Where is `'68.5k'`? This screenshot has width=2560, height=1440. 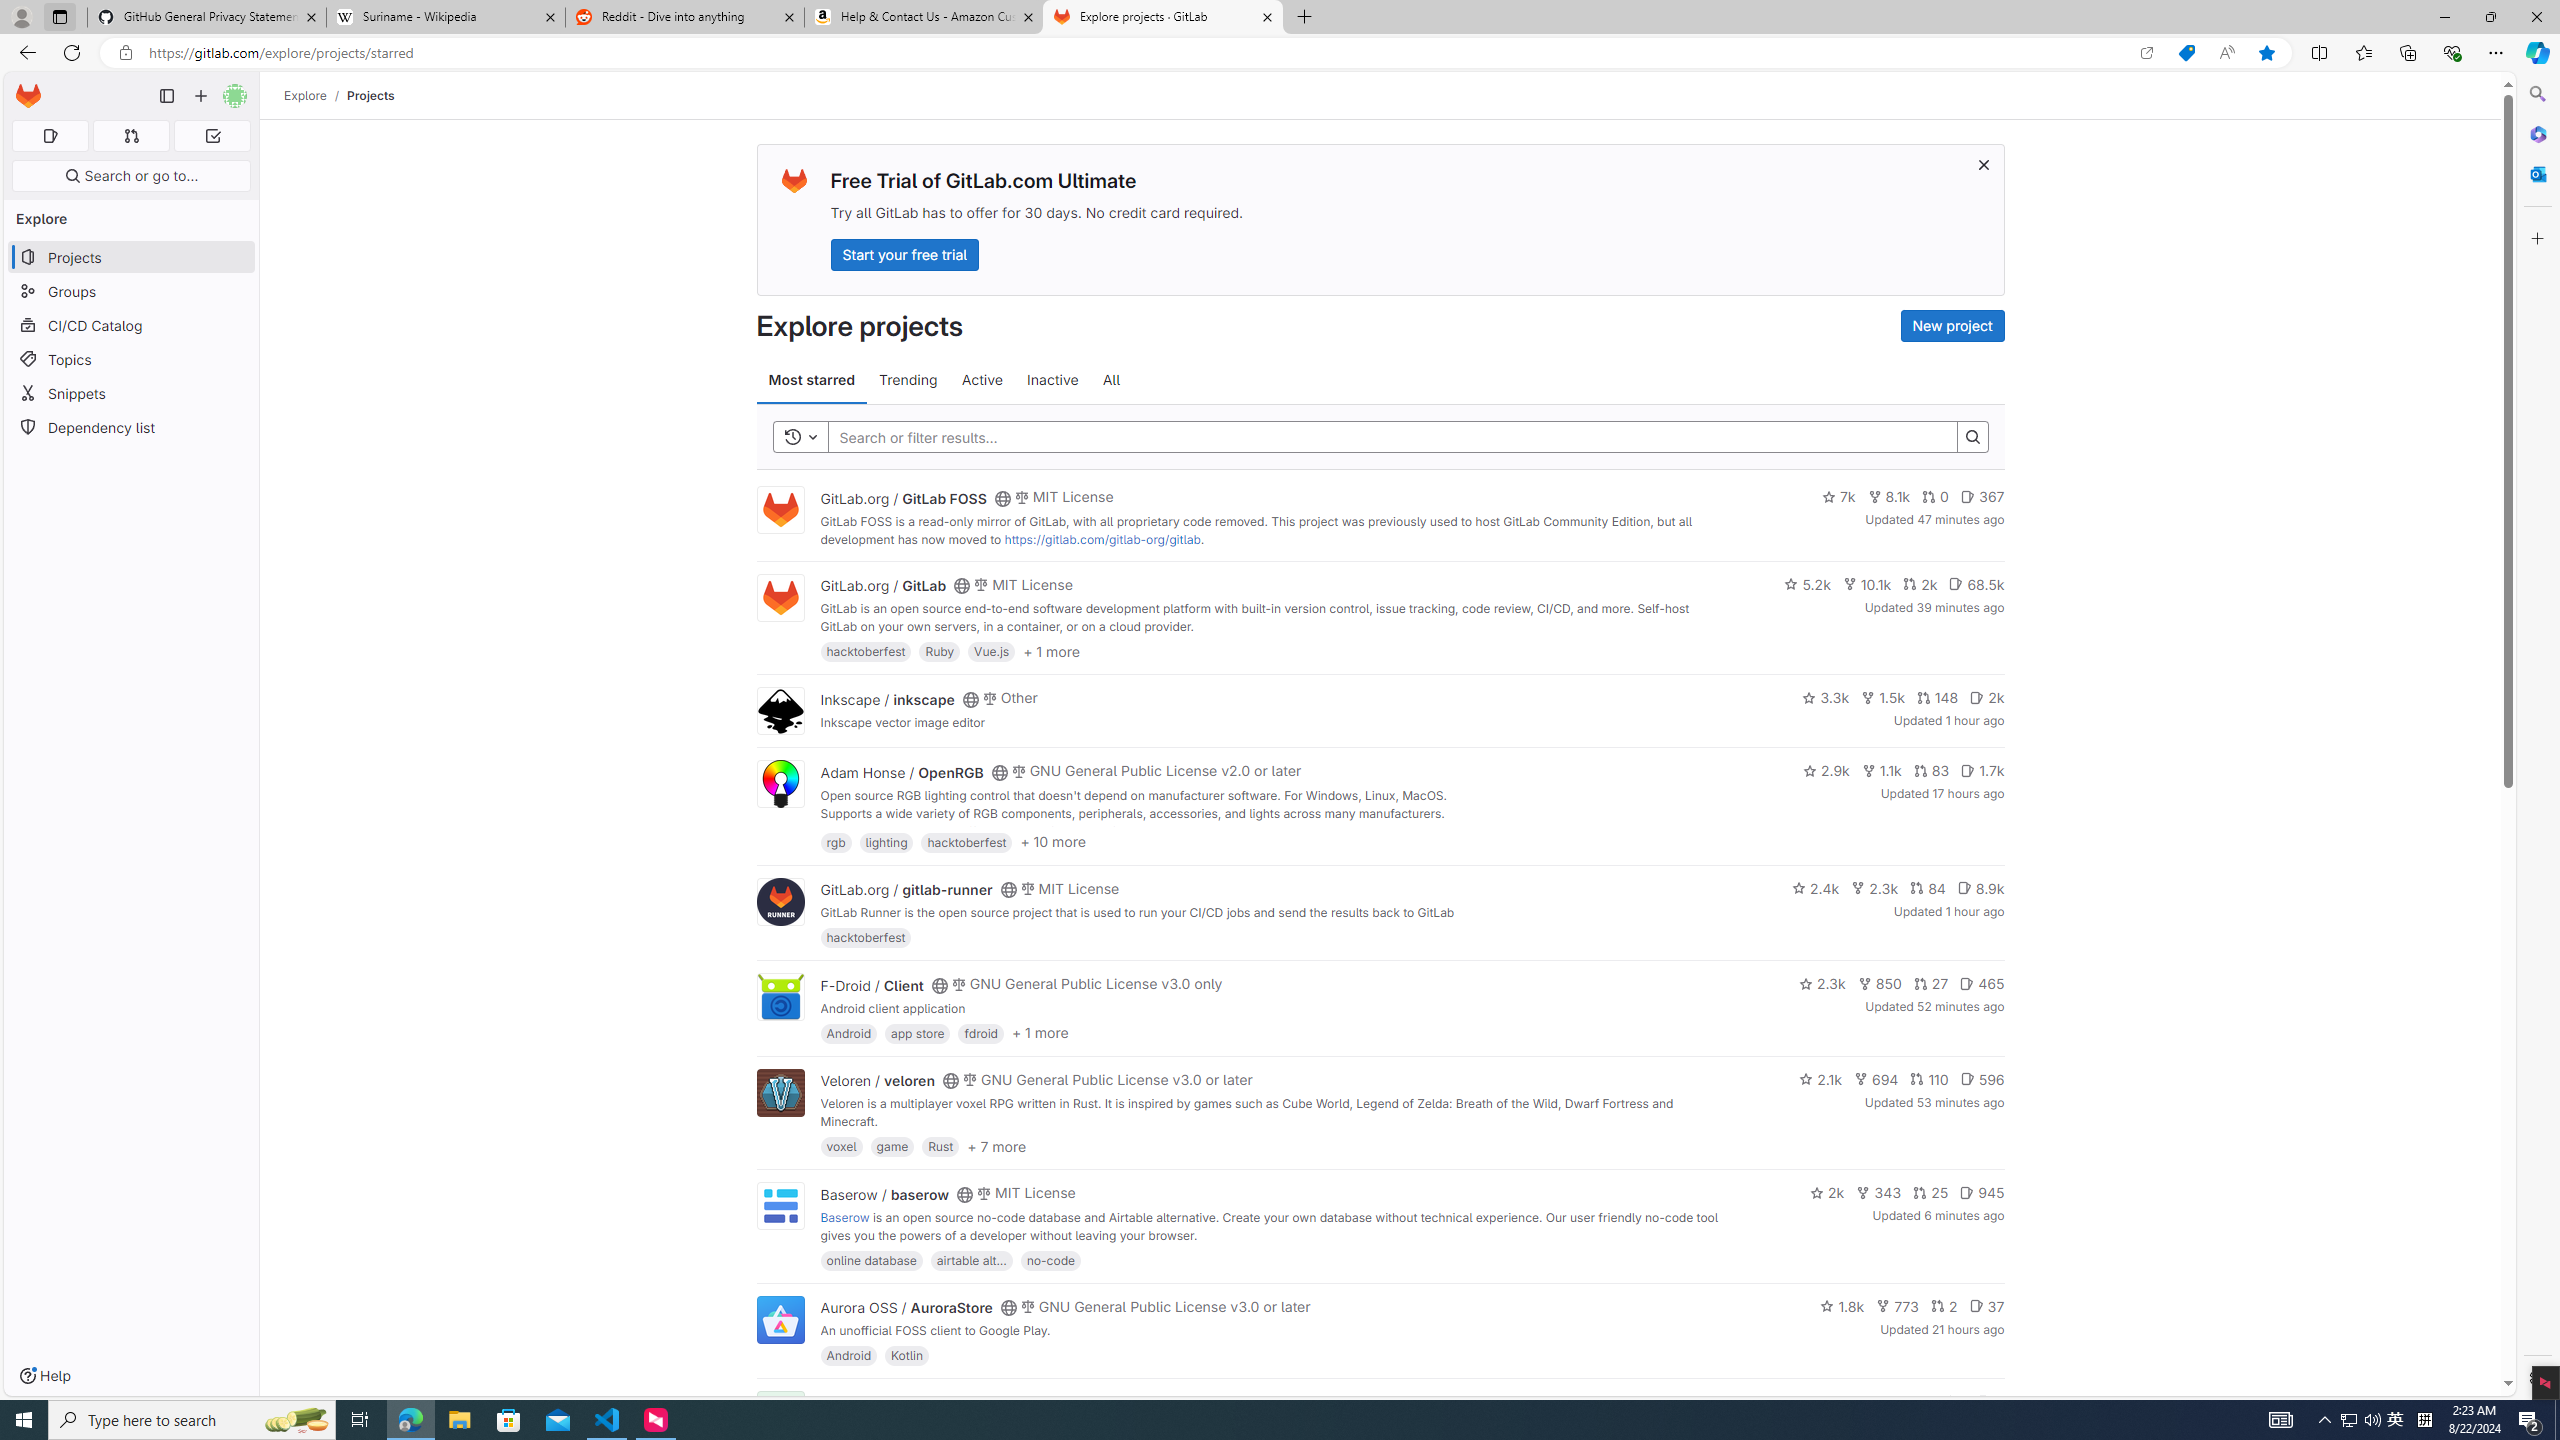 '68.5k' is located at coordinates (1976, 582).